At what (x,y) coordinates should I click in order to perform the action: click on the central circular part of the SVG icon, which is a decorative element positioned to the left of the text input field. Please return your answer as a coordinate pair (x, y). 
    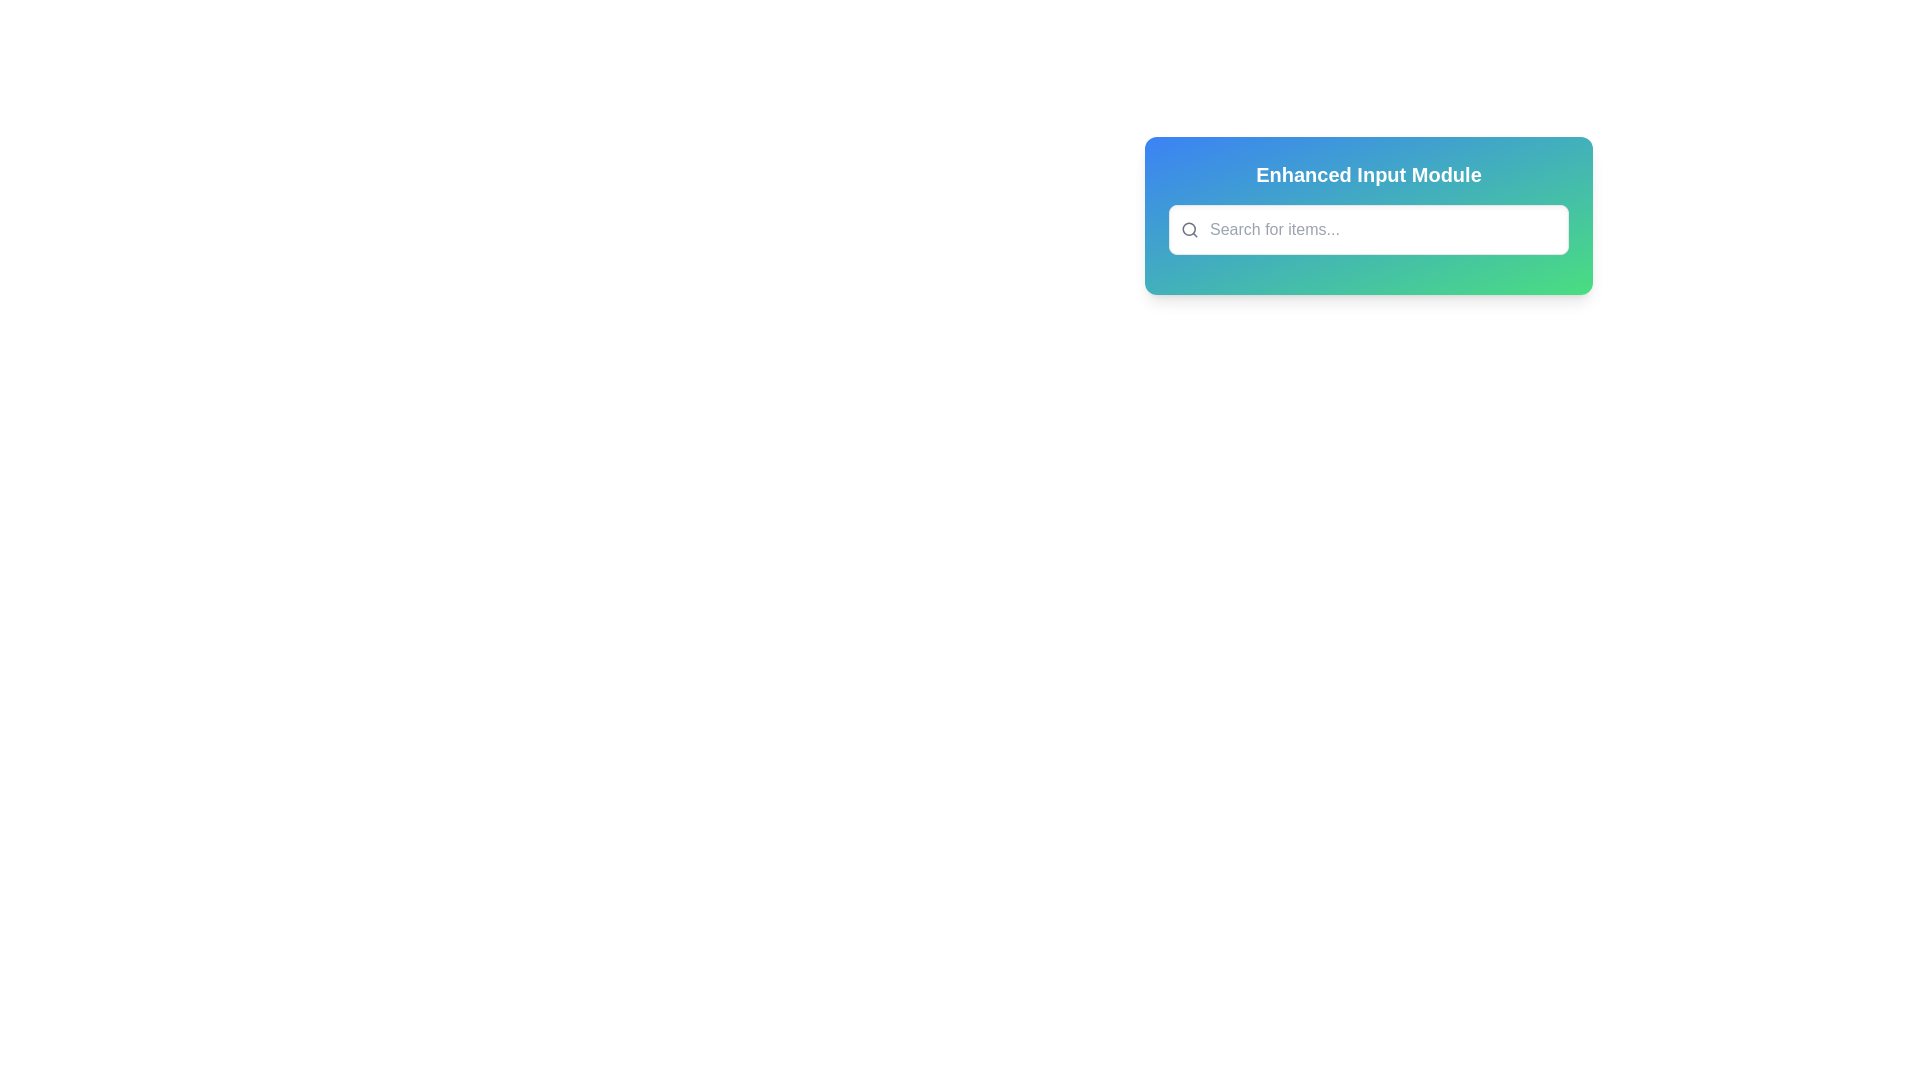
    Looking at the image, I should click on (1189, 228).